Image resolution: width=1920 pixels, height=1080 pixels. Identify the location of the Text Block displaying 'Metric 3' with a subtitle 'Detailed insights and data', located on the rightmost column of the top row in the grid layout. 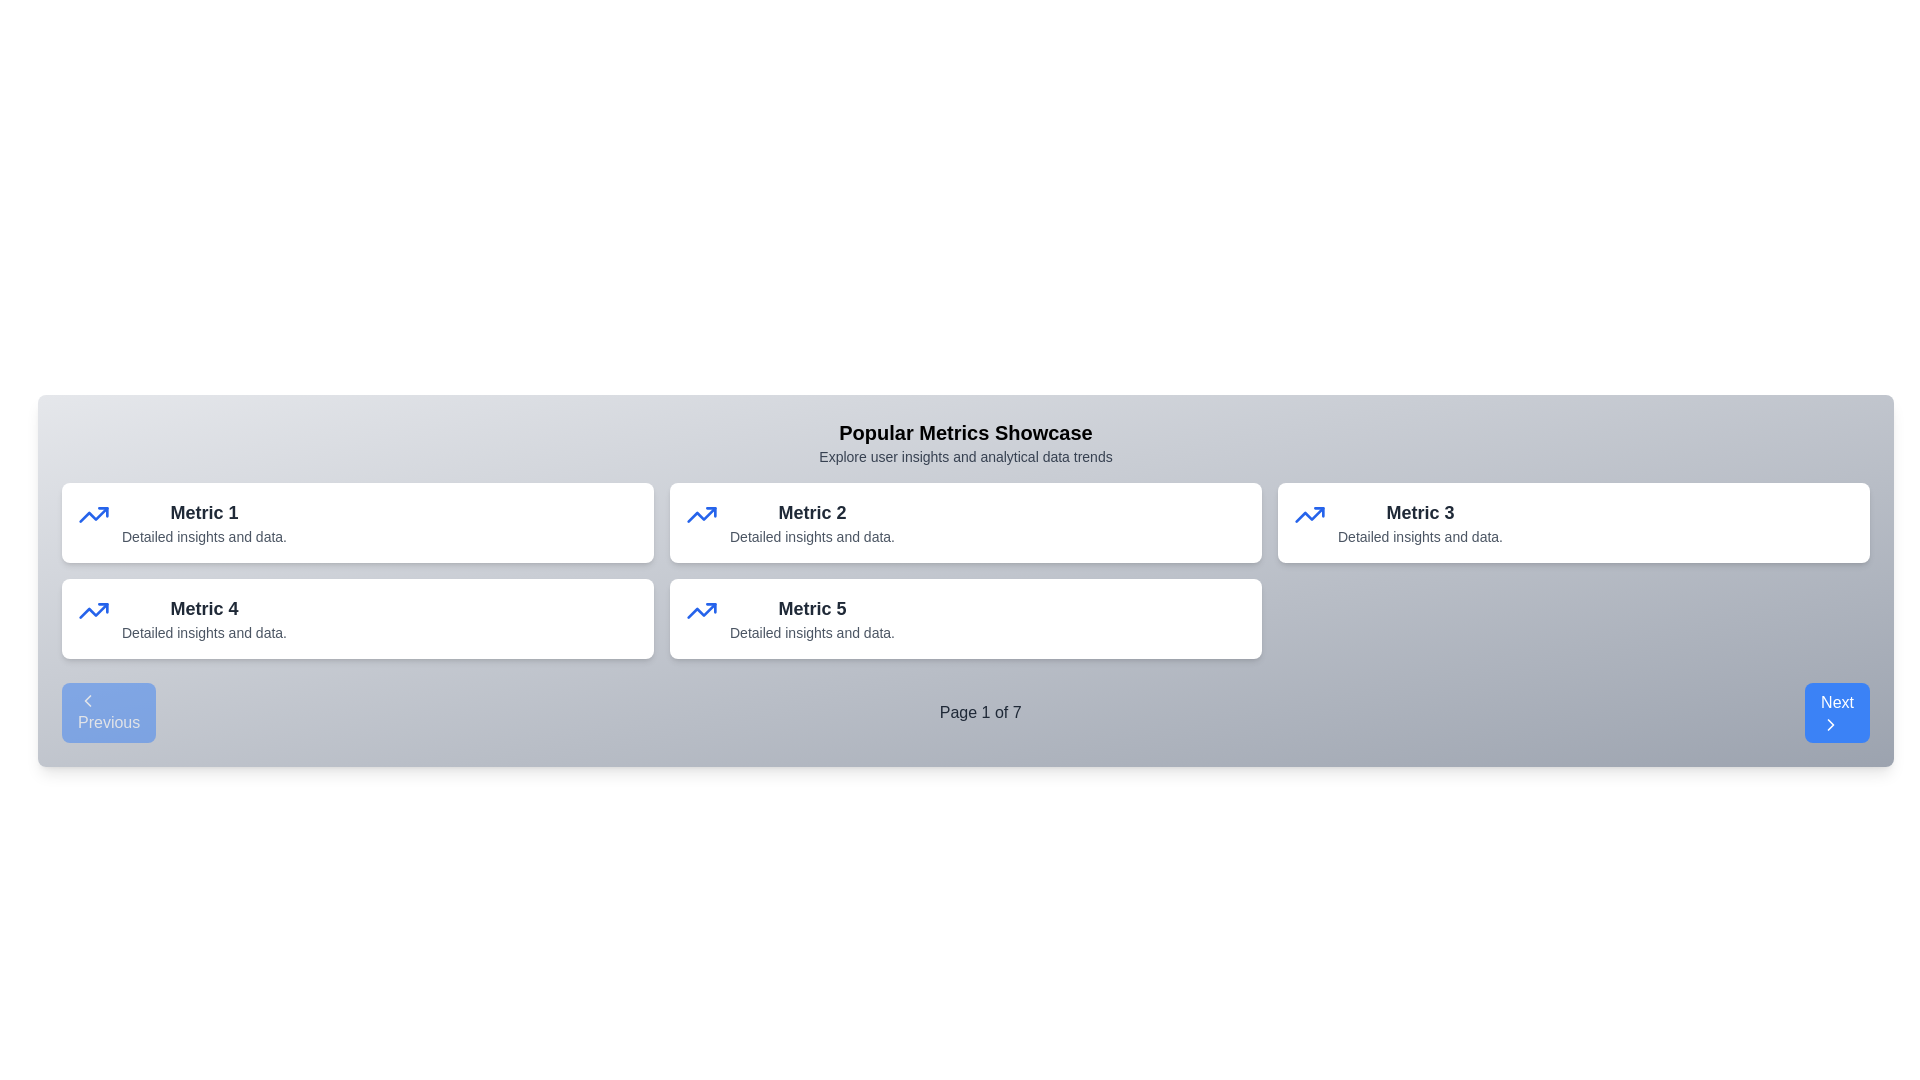
(1413, 522).